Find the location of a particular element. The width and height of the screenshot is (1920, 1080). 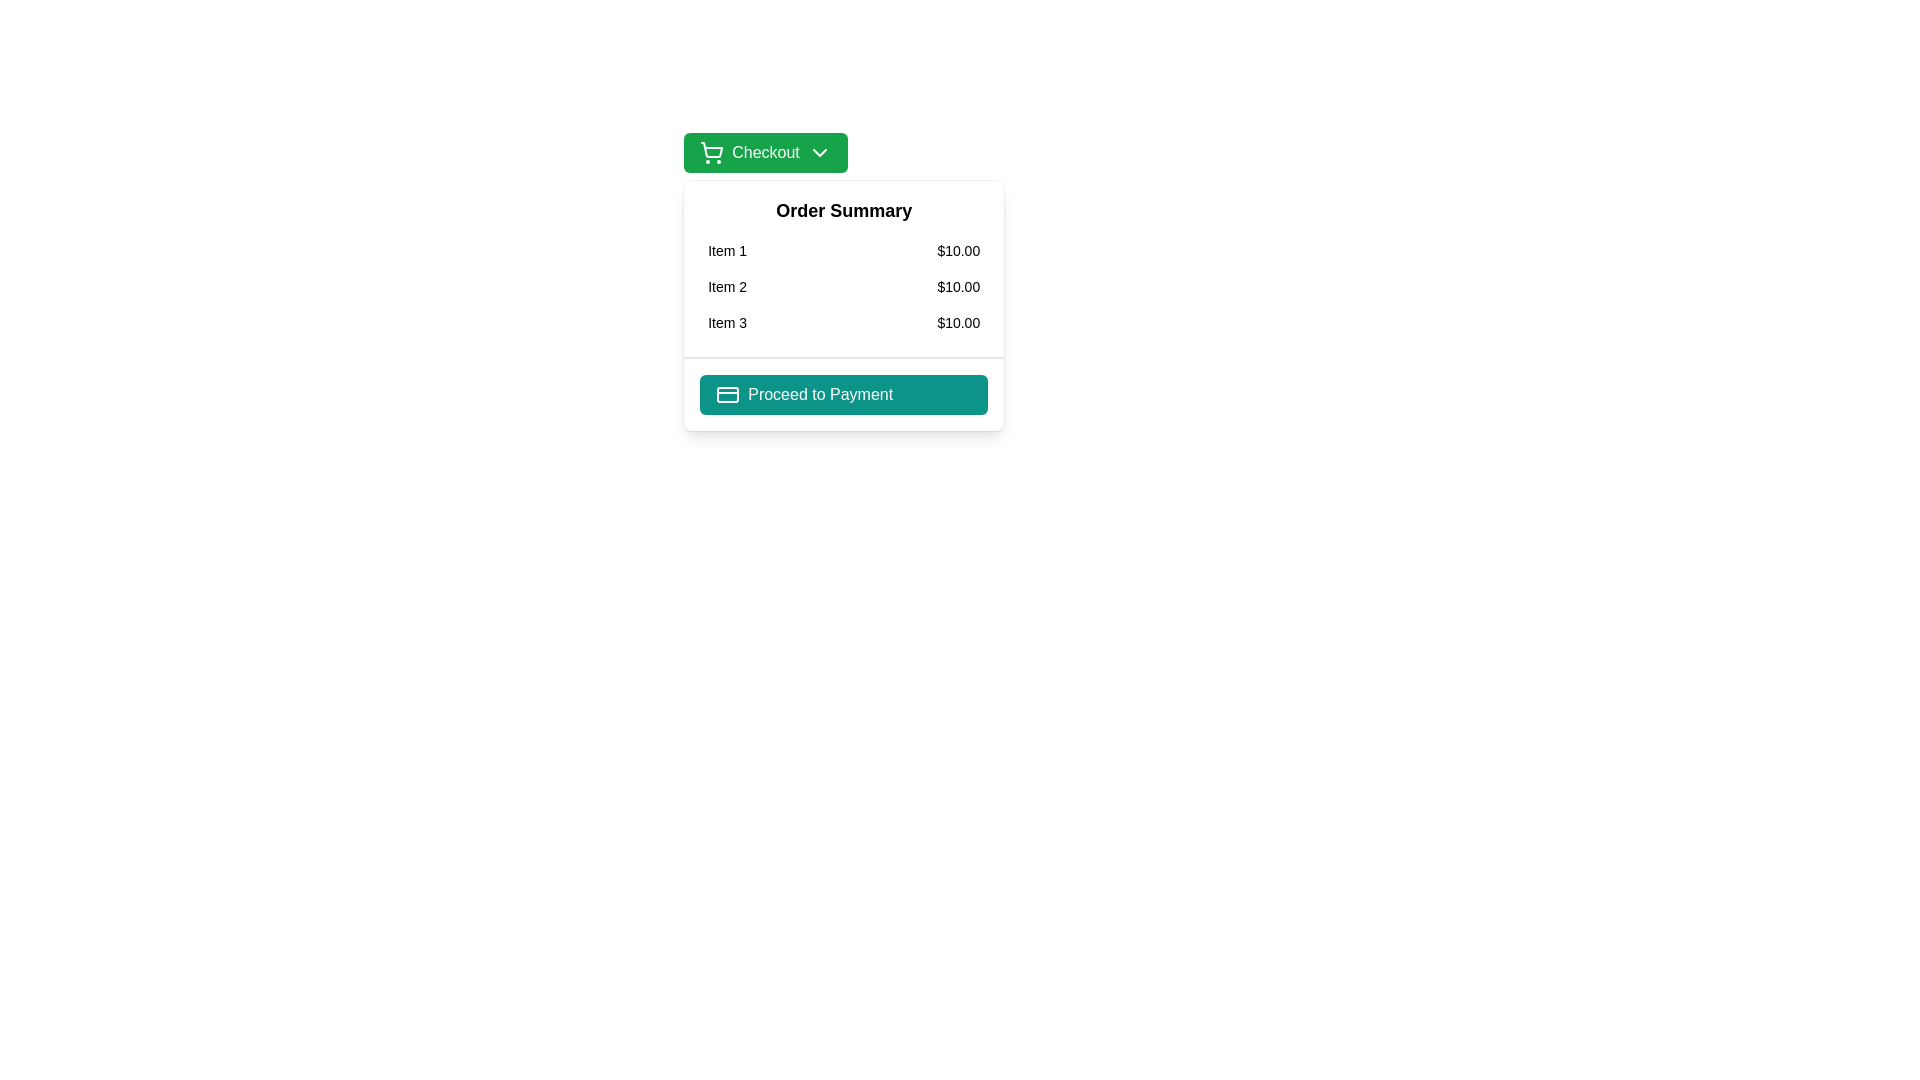

the shopping cart icon located within the green 'Checkout' button on the left side, positioned before the 'Checkout' text is located at coordinates (712, 152).